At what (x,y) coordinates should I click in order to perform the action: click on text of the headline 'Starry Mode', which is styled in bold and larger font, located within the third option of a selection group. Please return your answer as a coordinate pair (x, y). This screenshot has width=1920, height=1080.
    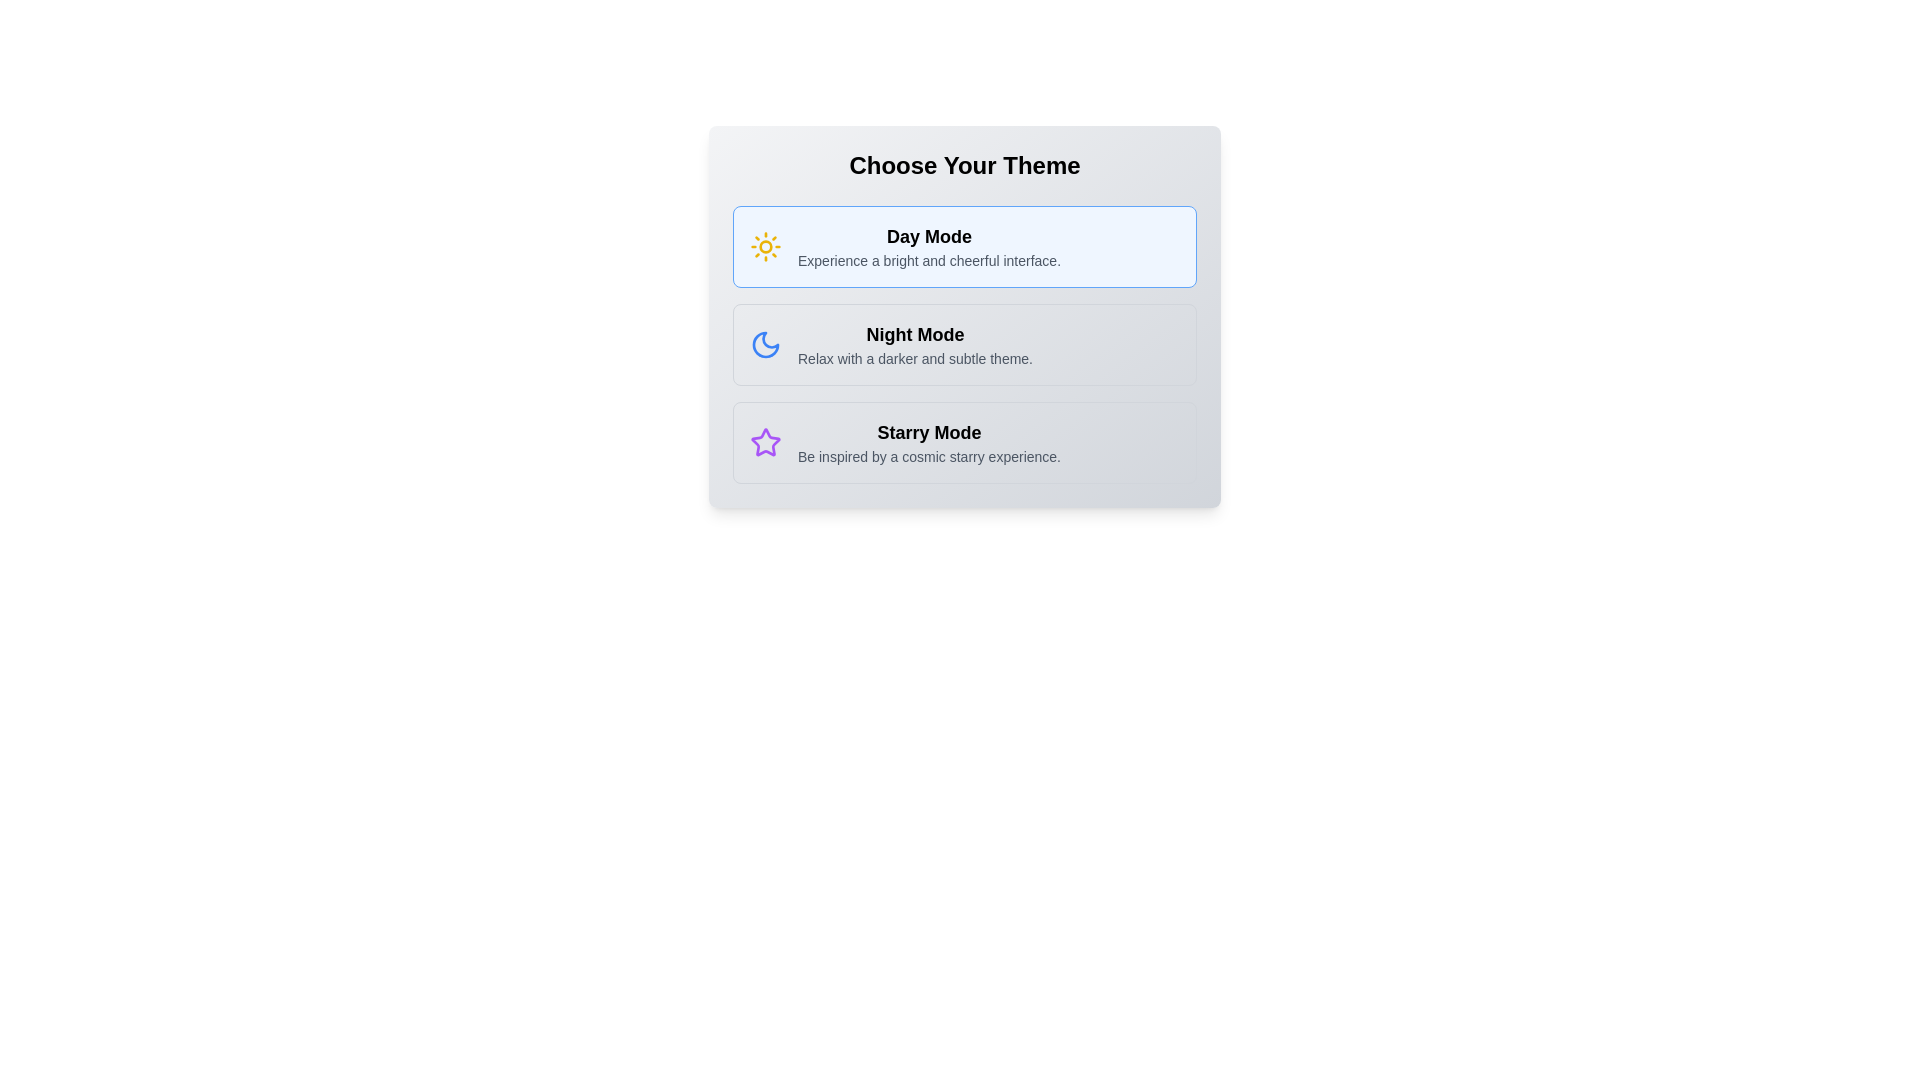
    Looking at the image, I should click on (928, 431).